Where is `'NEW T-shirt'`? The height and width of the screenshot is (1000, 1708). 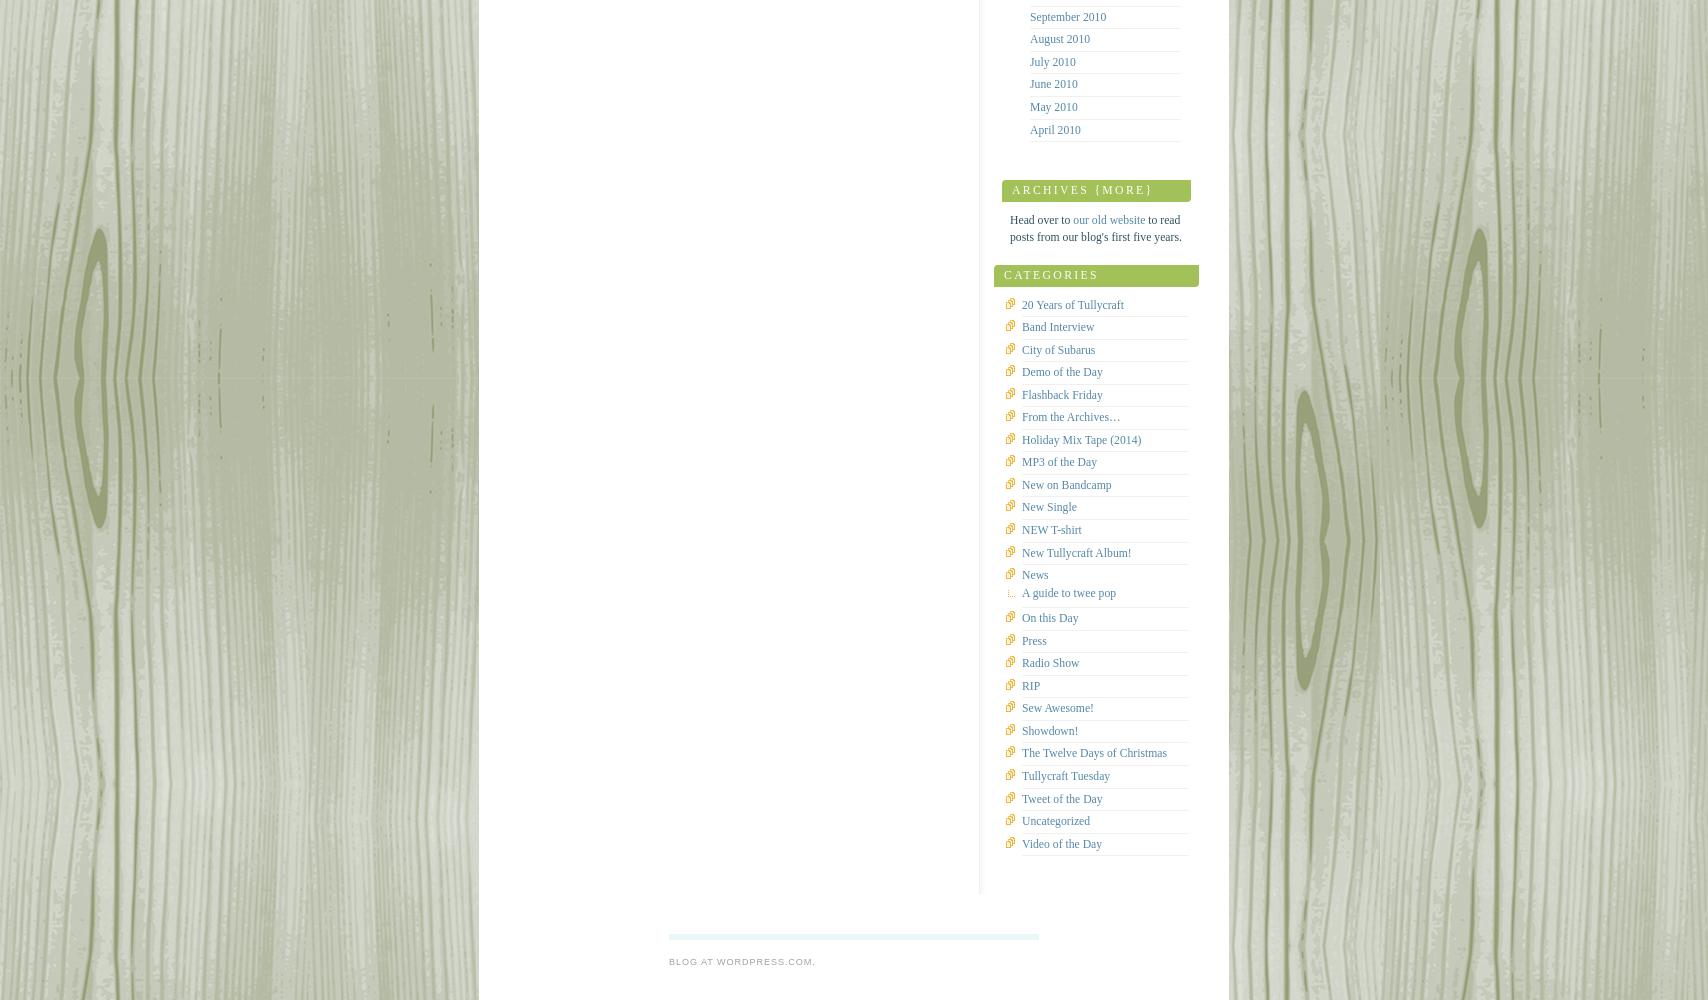
'NEW T-shirt' is located at coordinates (1051, 529).